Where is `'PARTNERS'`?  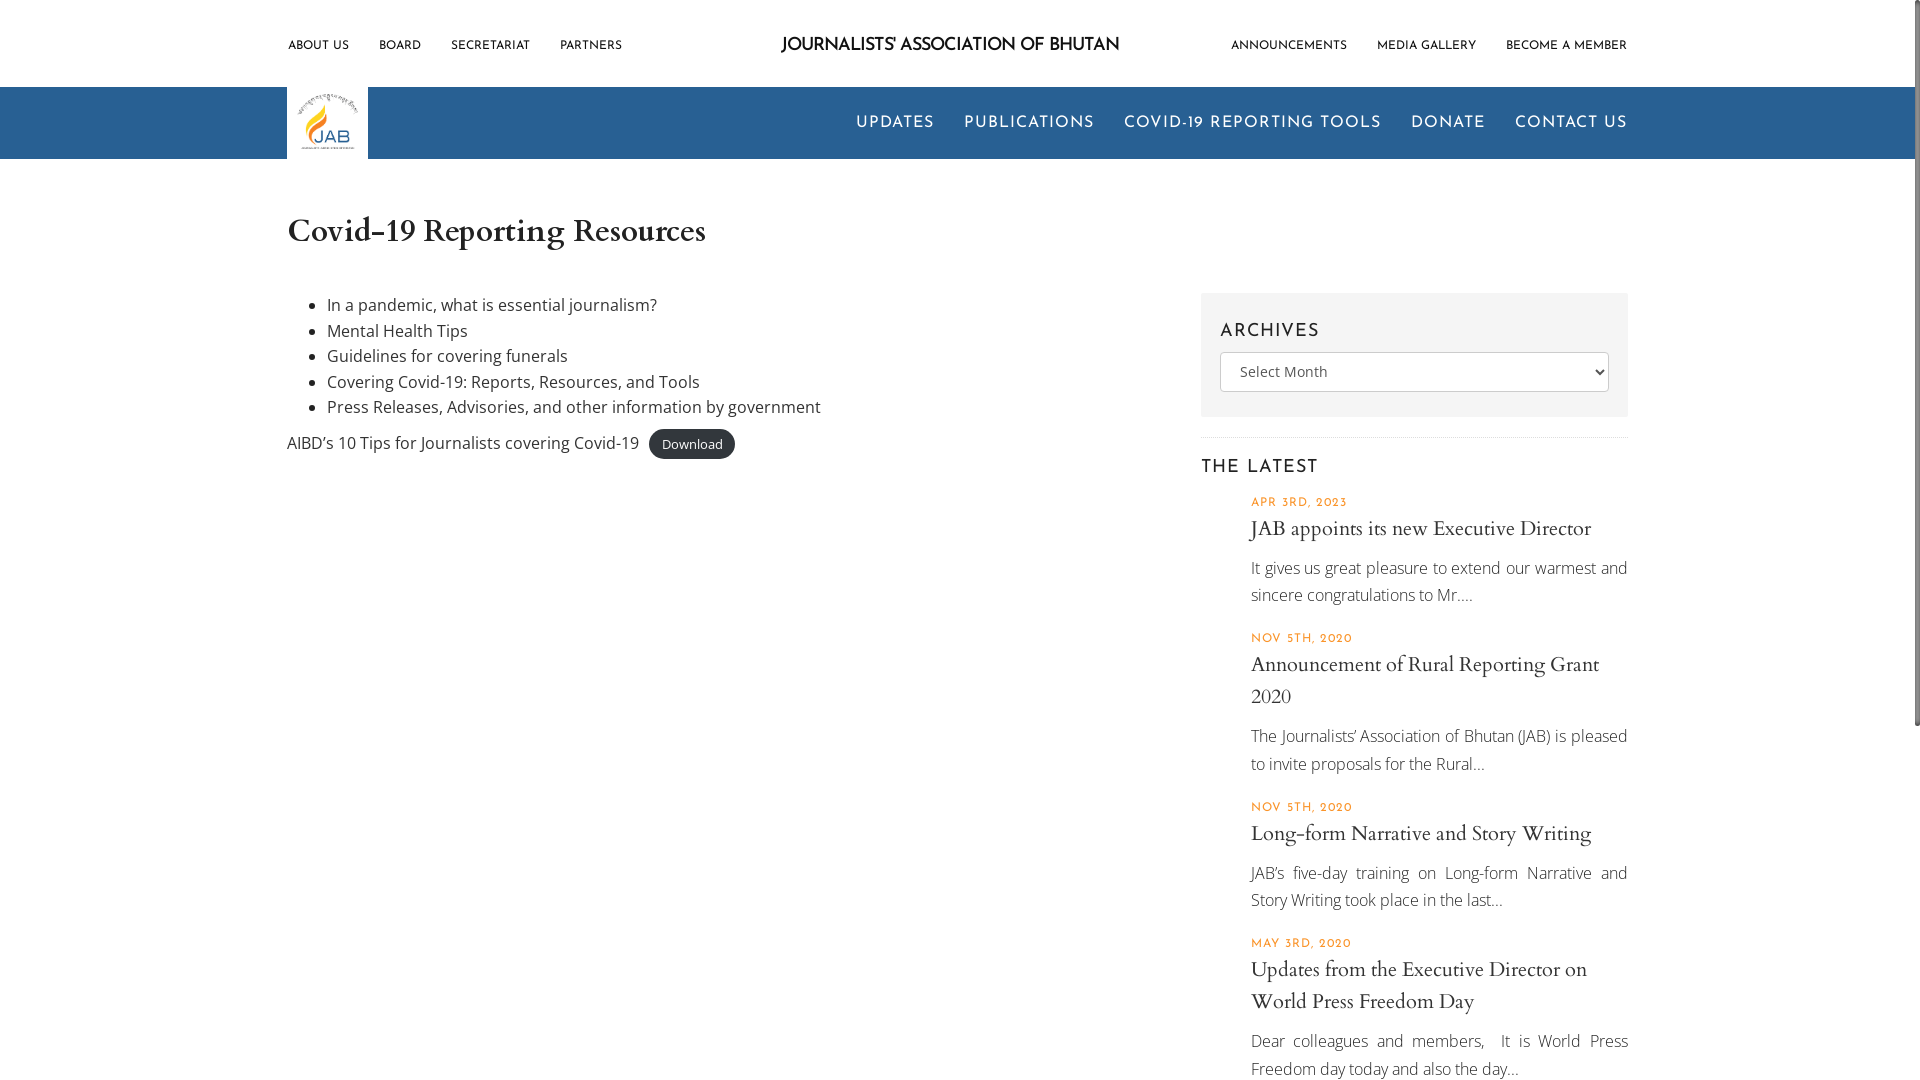 'PARTNERS' is located at coordinates (589, 45).